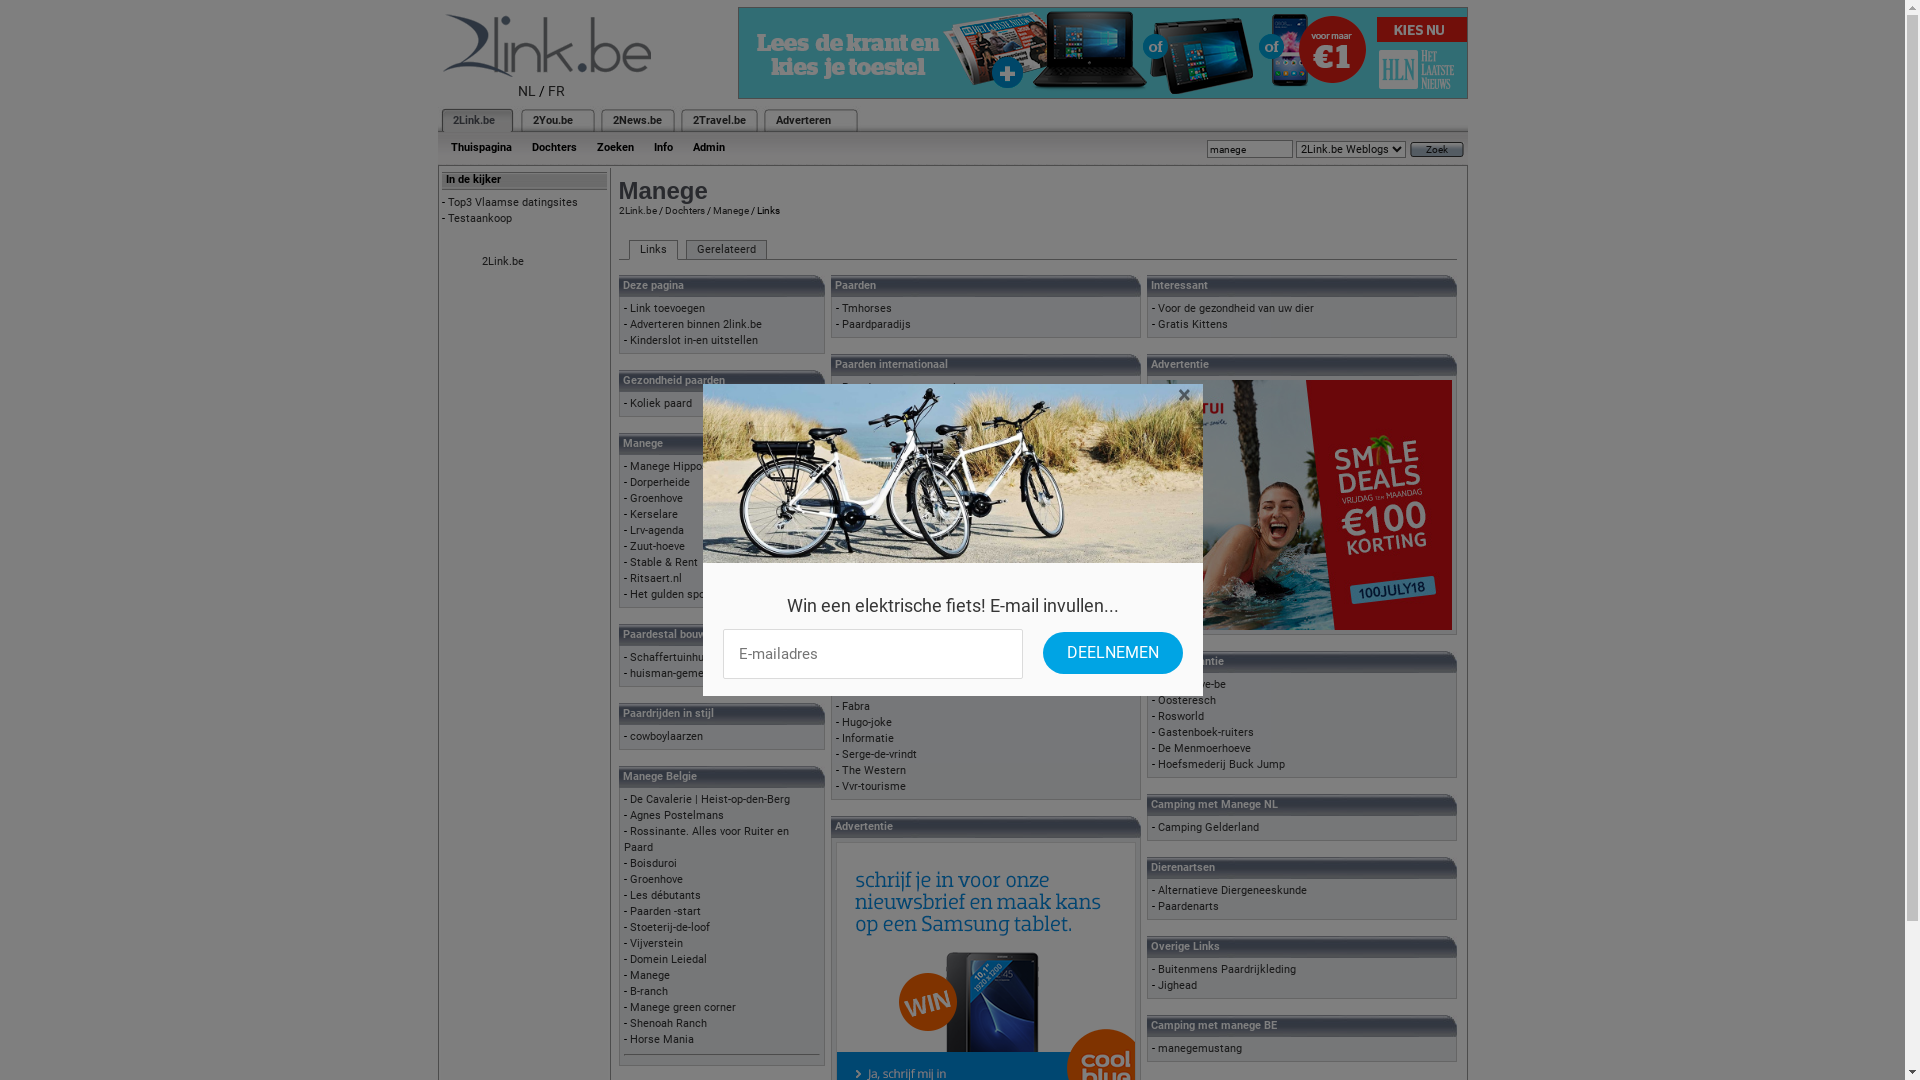 This screenshot has height=1080, width=1920. Describe the element at coordinates (480, 146) in the screenshot. I see `'Thuispagina'` at that location.